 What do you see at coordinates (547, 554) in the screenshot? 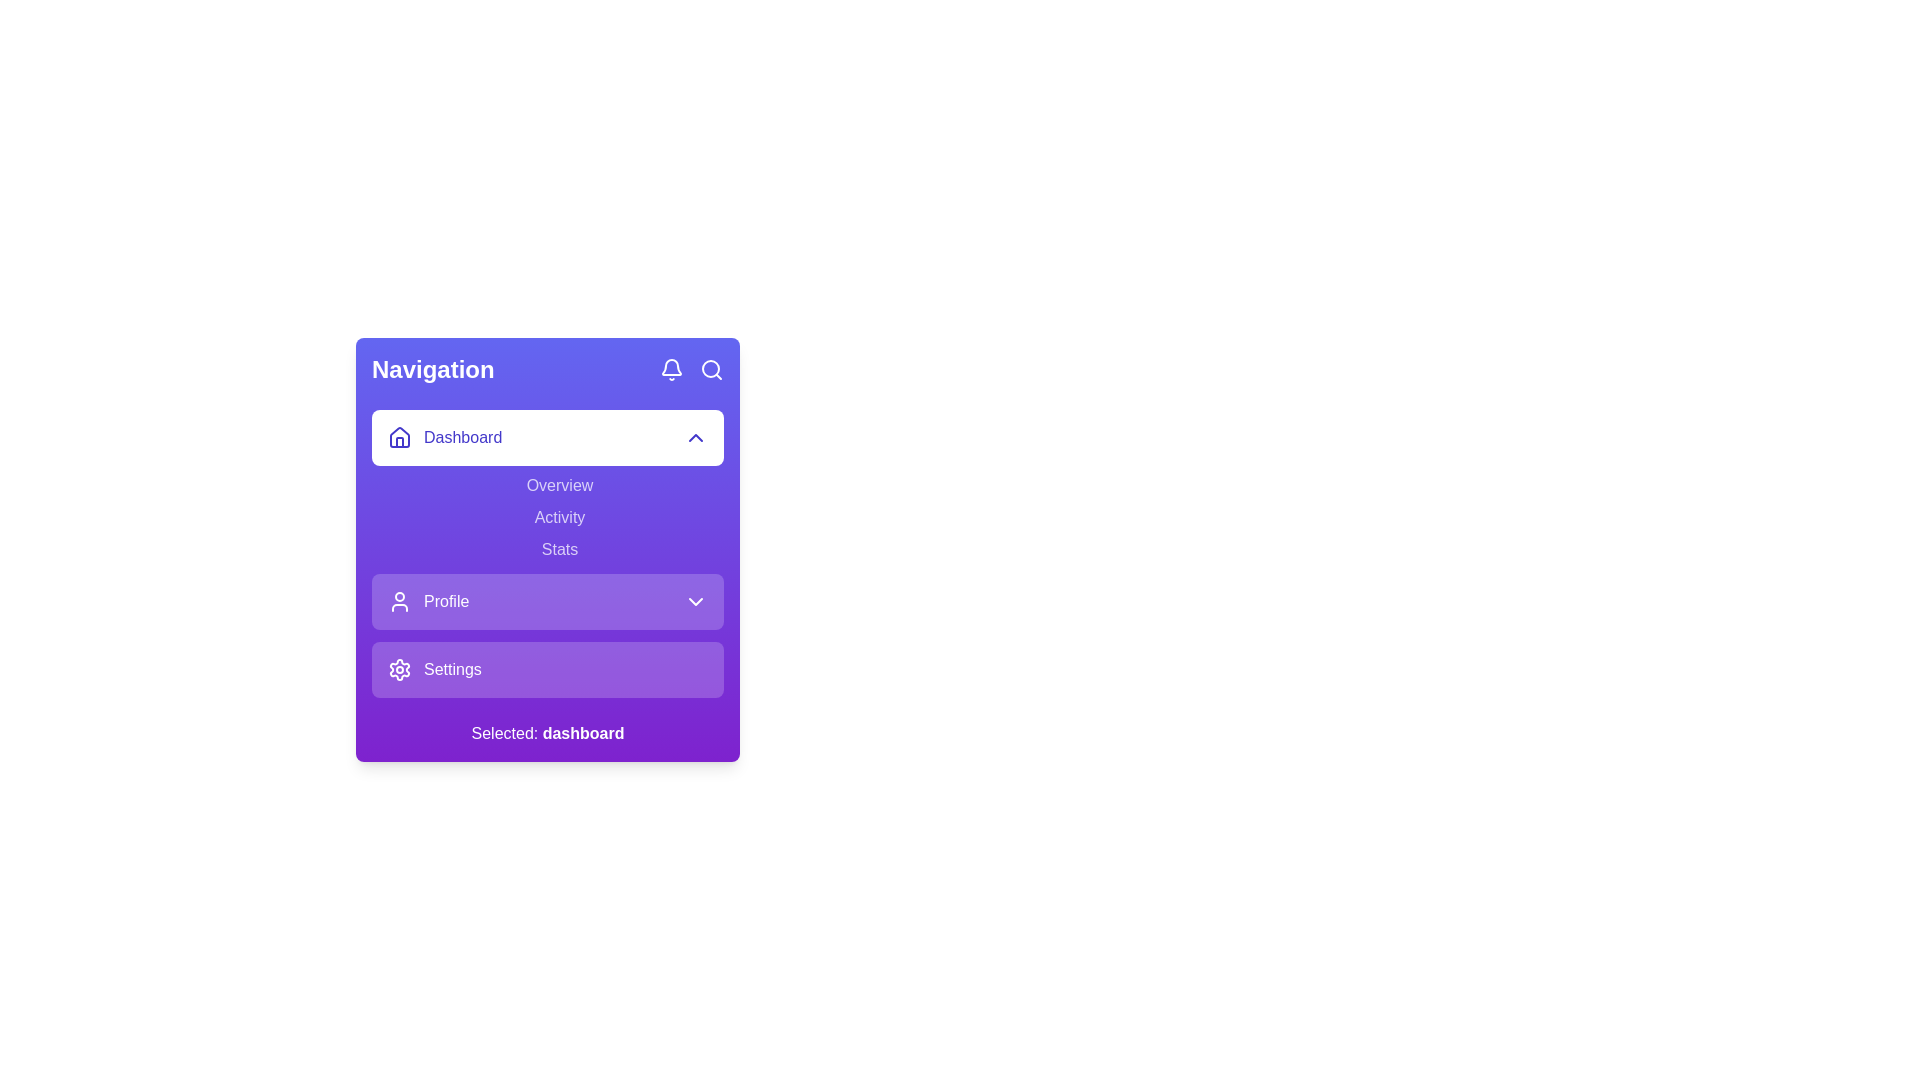
I see `the 'Stats' text label, which is the third item in the secondary list under the 'Dashboard' category` at bounding box center [547, 554].